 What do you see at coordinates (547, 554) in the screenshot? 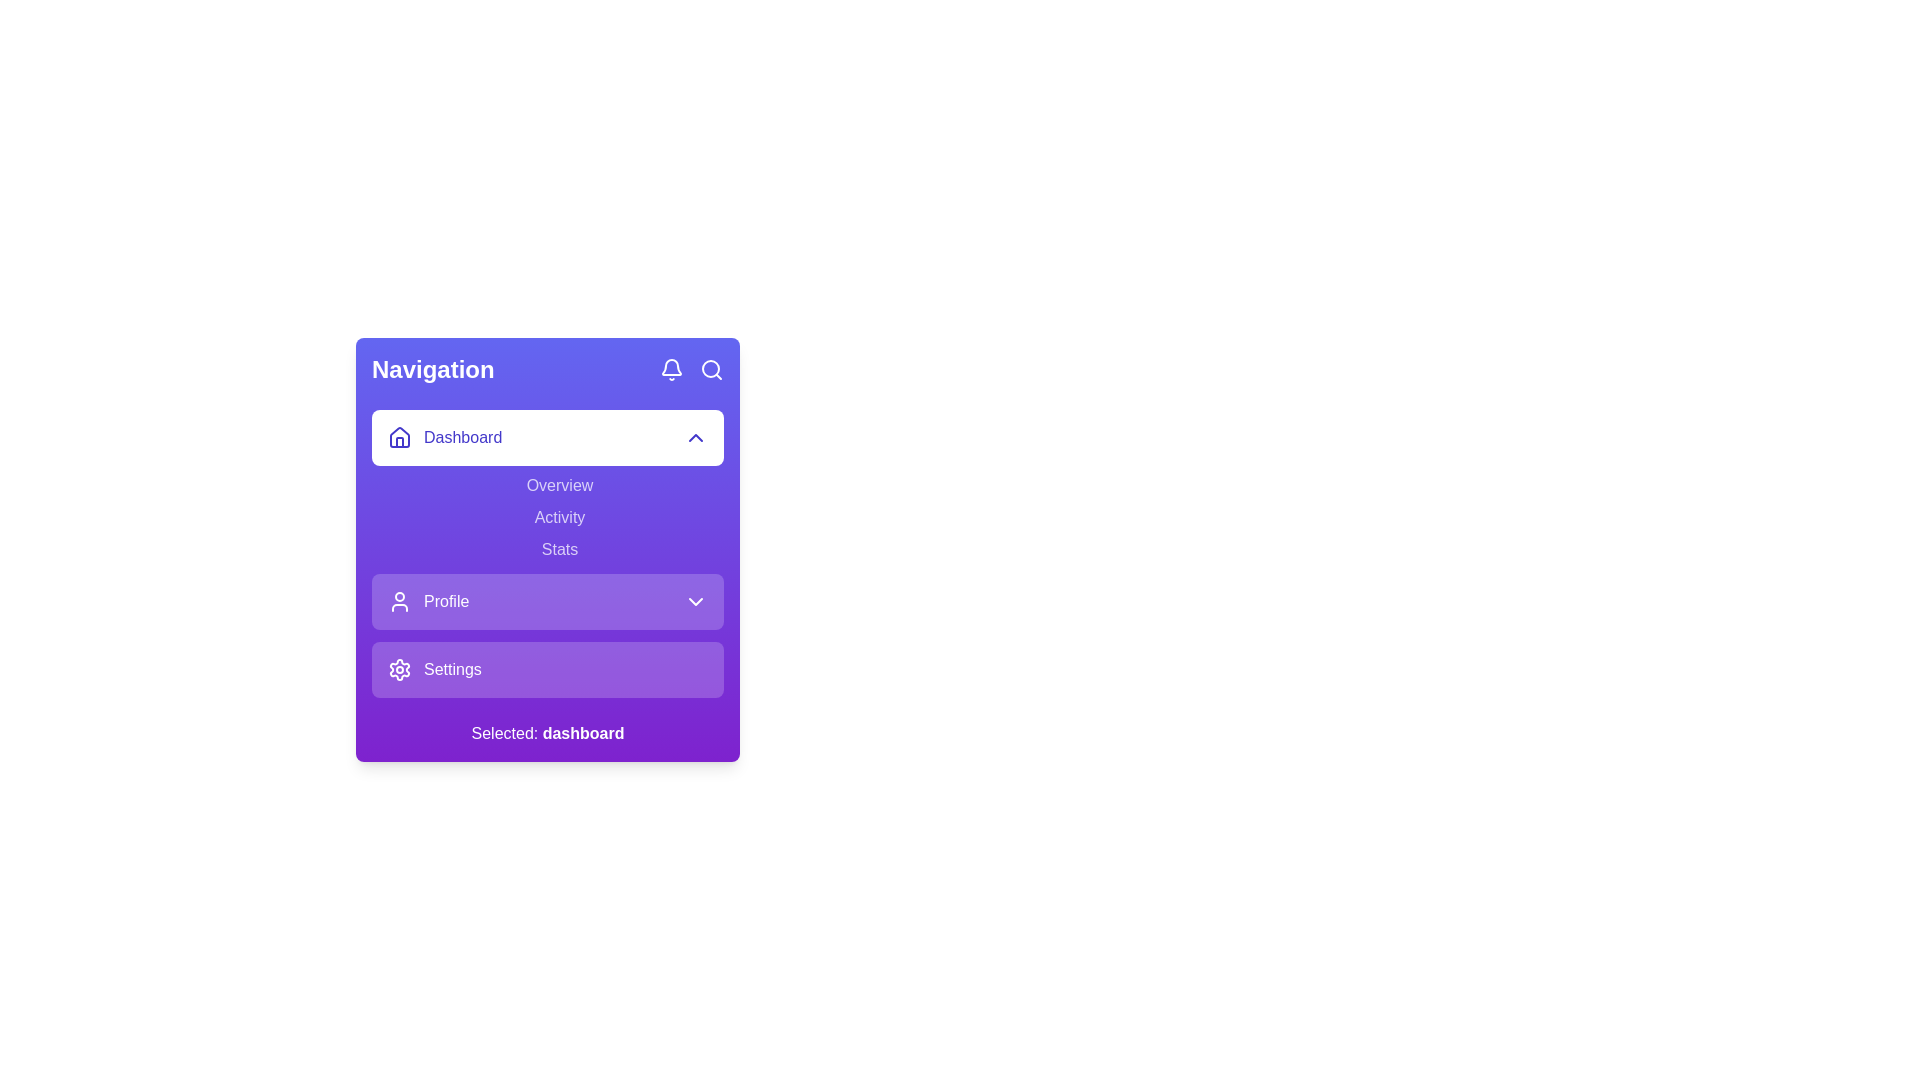
I see `the 'Stats' text label, which is the third item in the secondary list under the 'Dashboard' category` at bounding box center [547, 554].